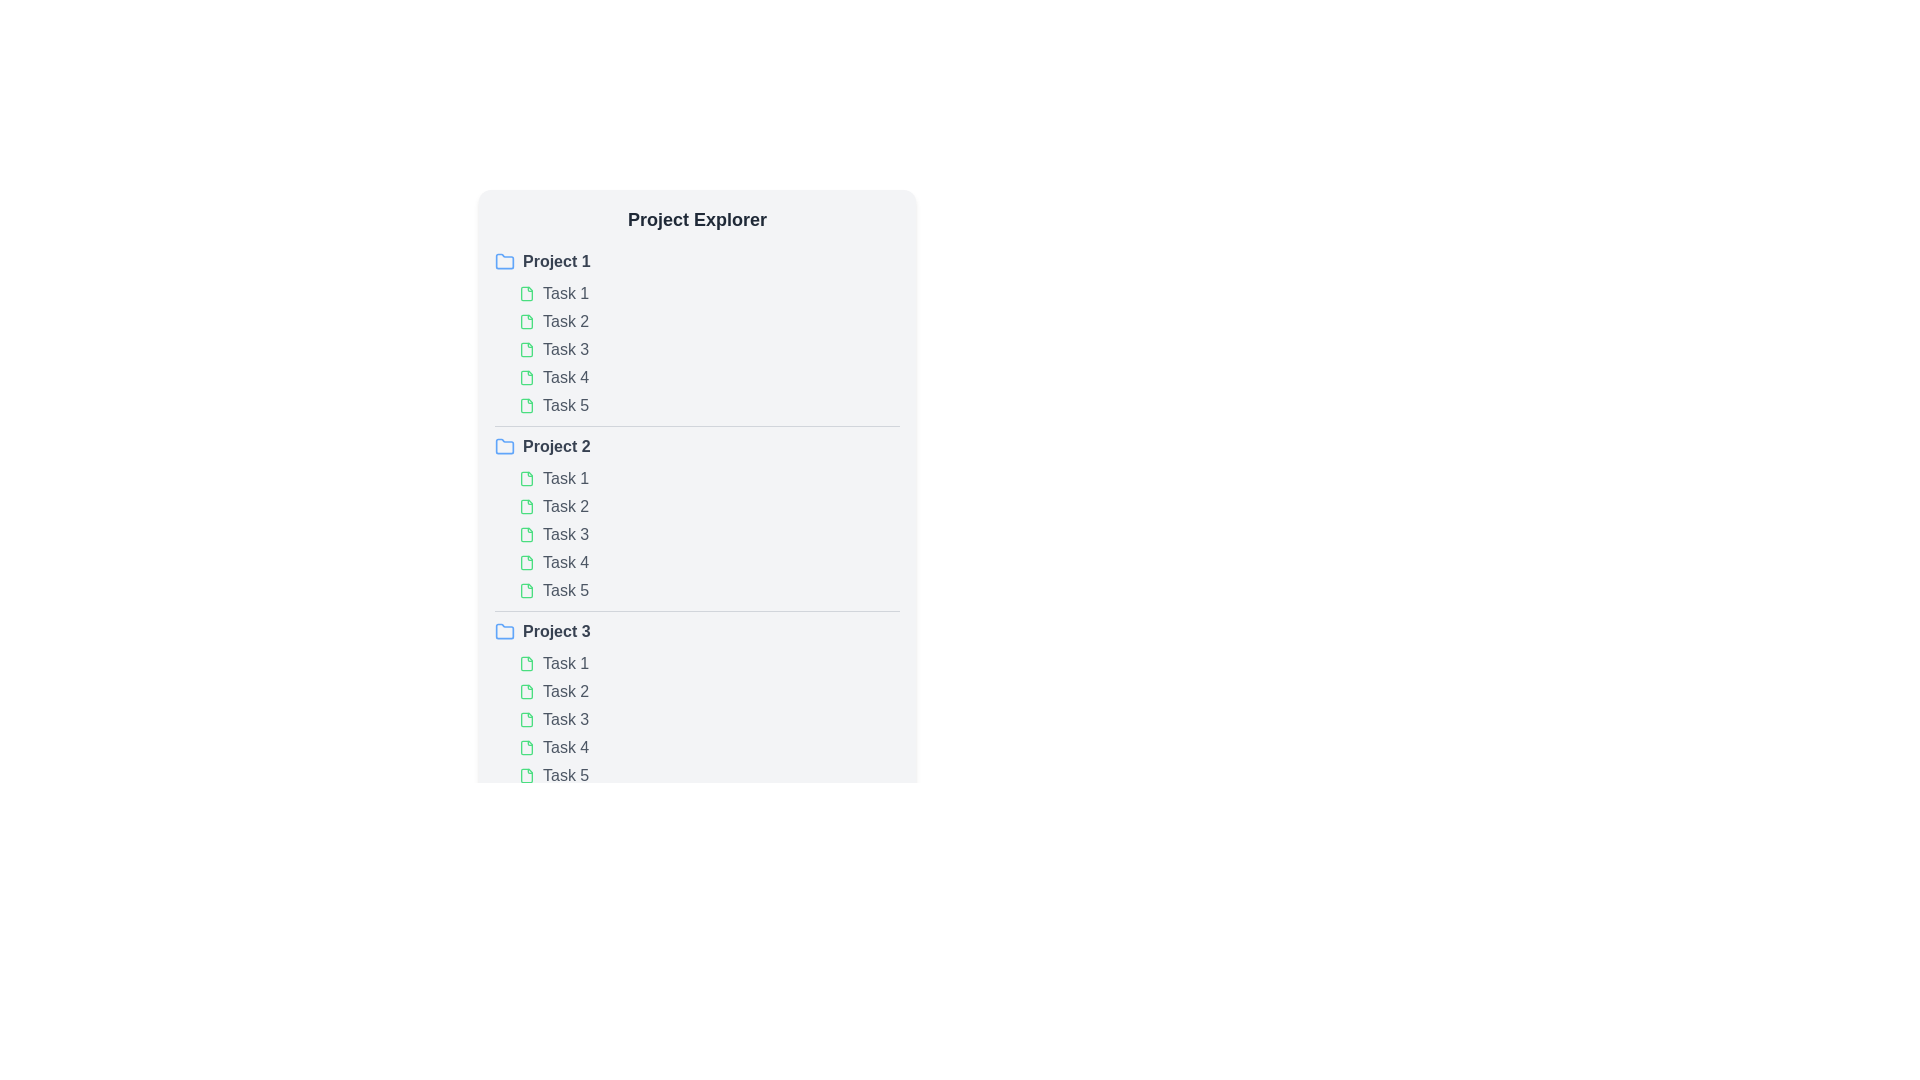 Image resolution: width=1920 pixels, height=1080 pixels. I want to click on the task icon associated with 'Task 4' located to the left of the text in the 'Project Explorer' under 'Project 1', so click(527, 378).